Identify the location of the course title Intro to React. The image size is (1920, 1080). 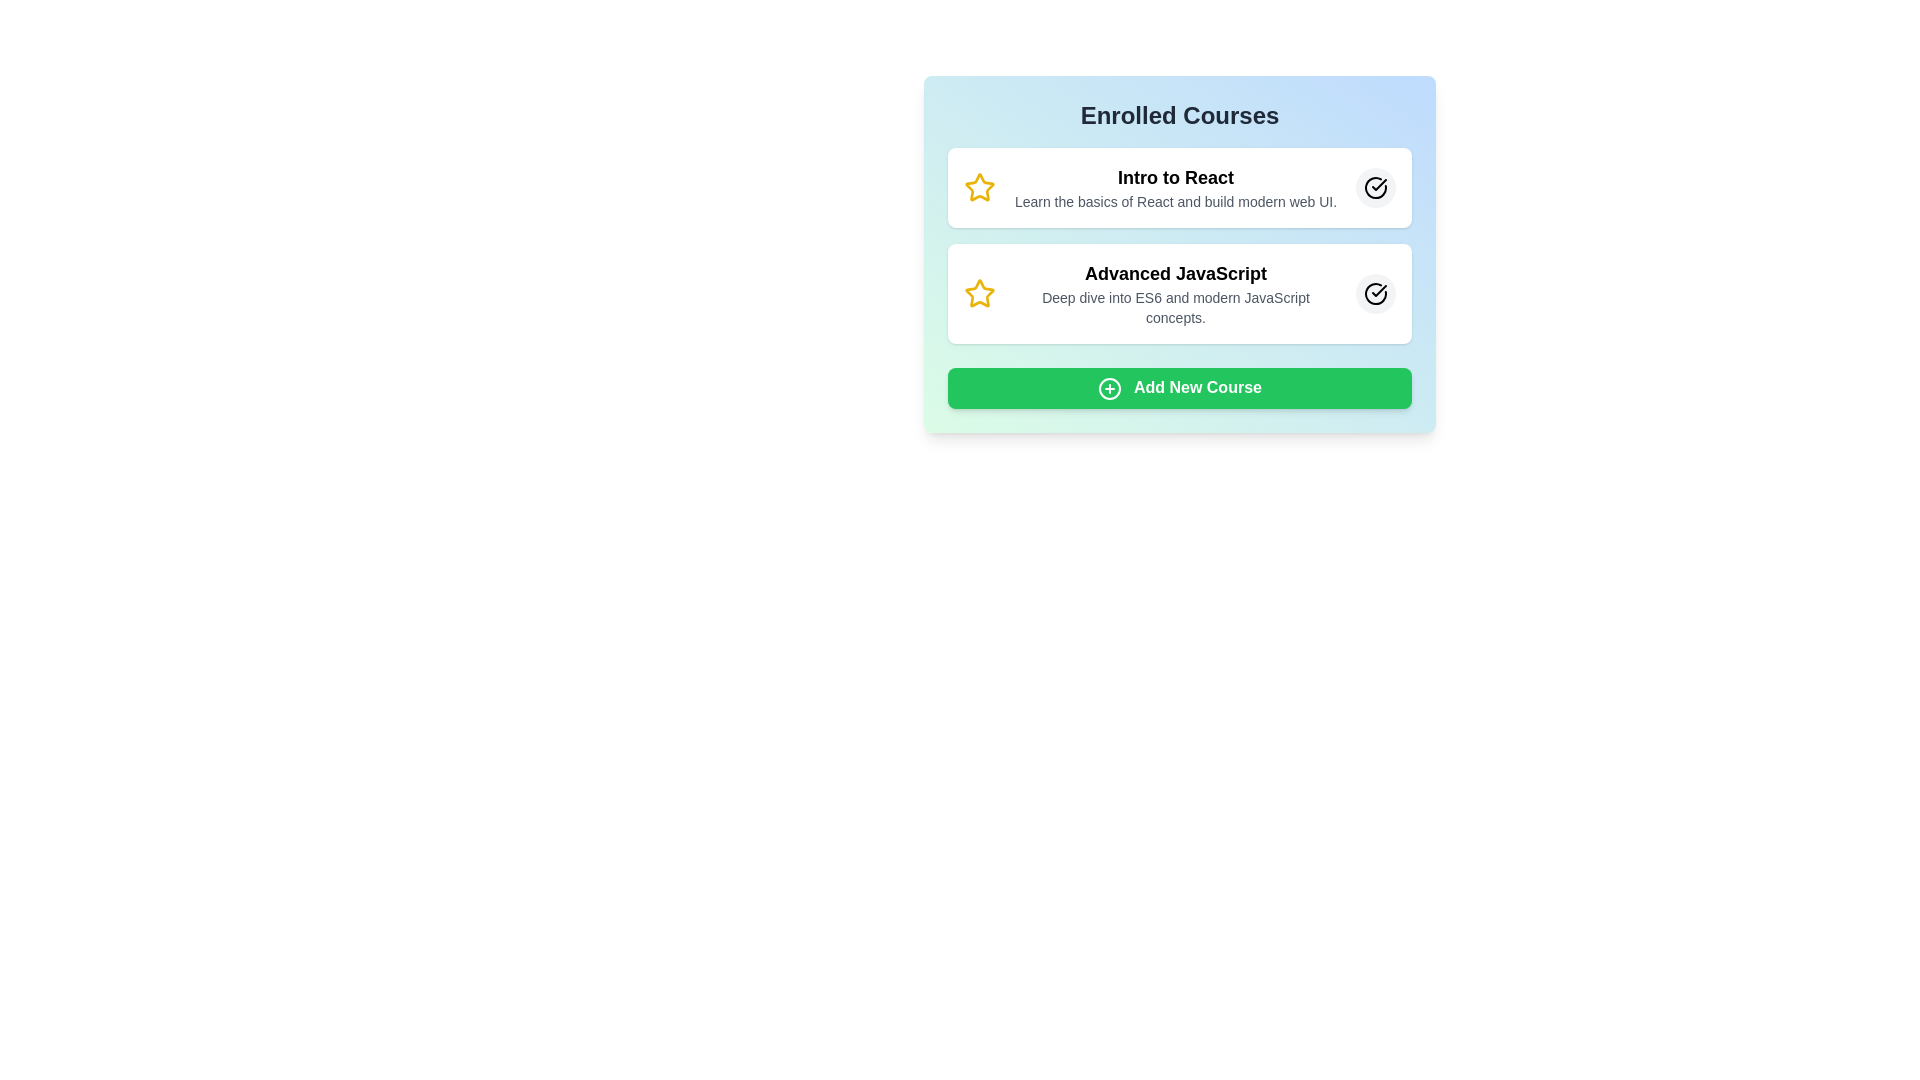
(1180, 176).